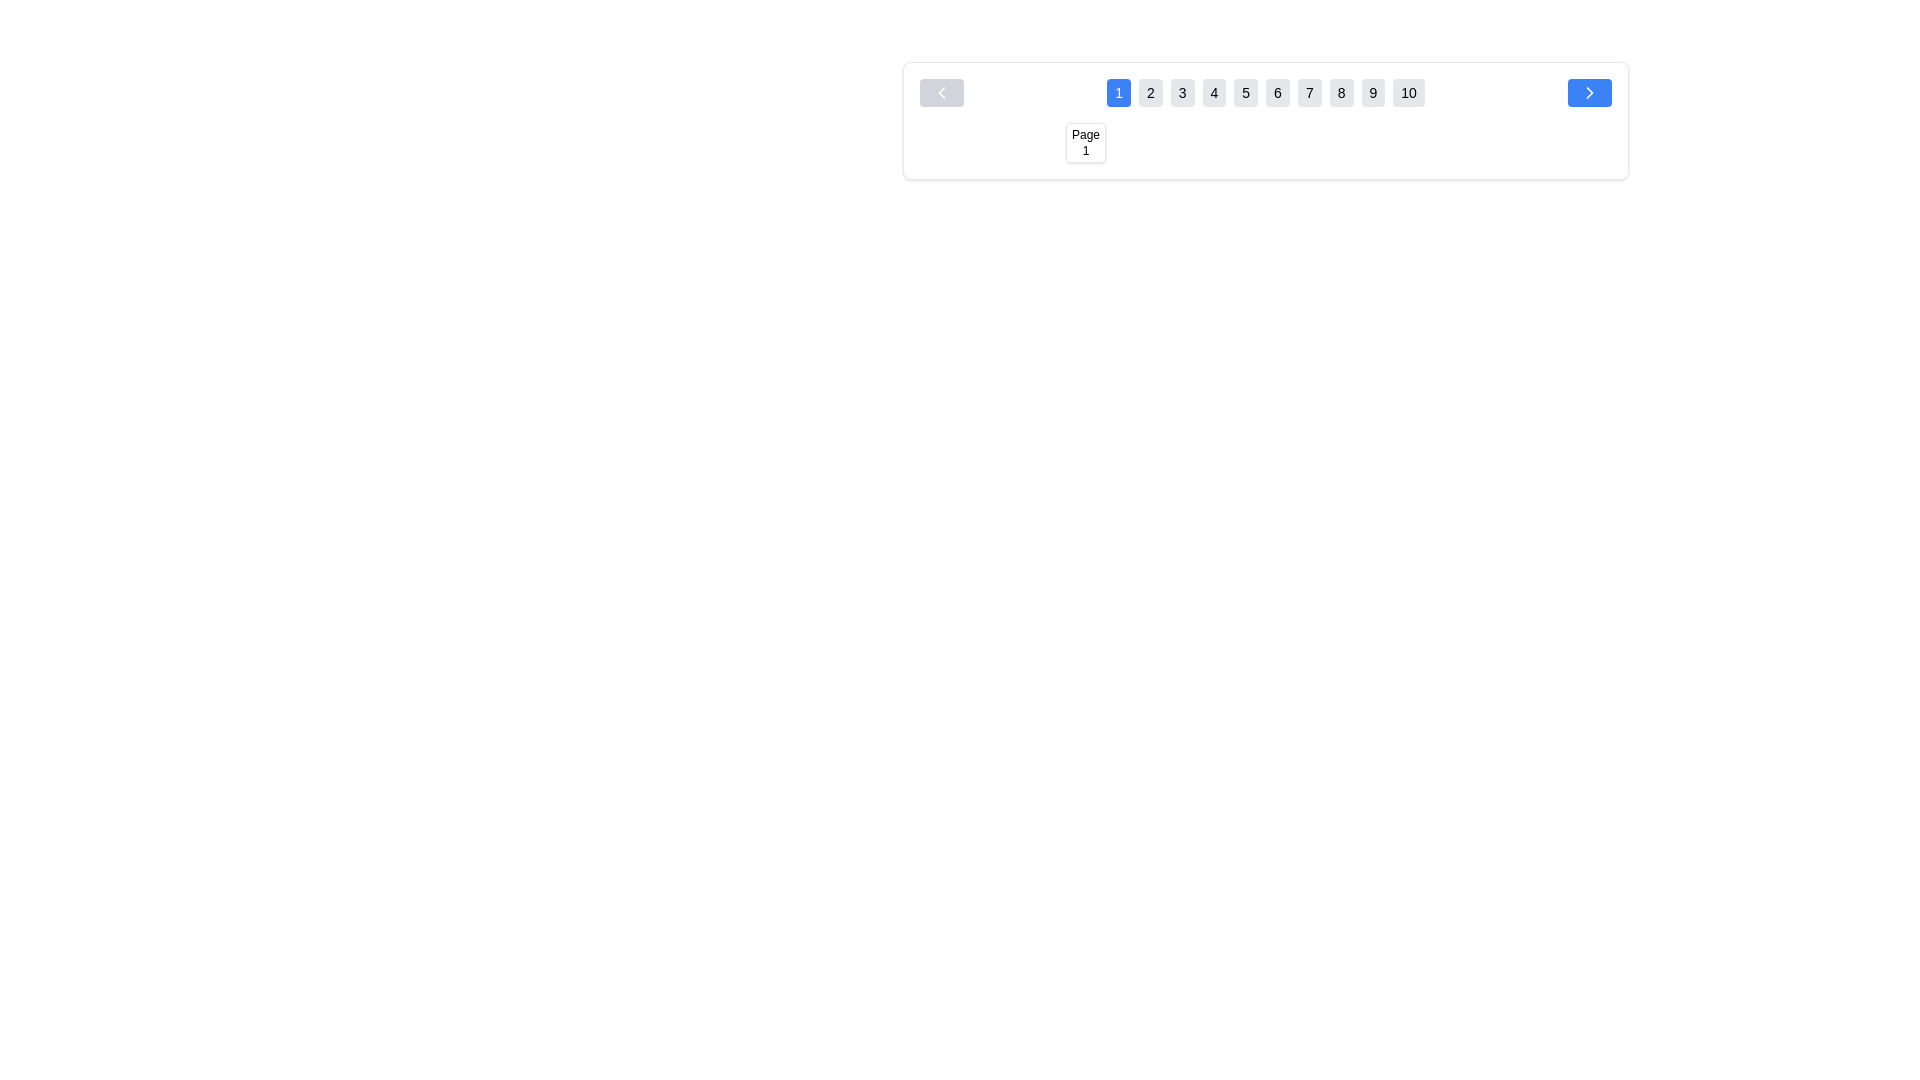 This screenshot has width=1920, height=1080. What do you see at coordinates (1182, 92) in the screenshot?
I see `the button labeled '3', which is the third button in a row of pagination controls` at bounding box center [1182, 92].